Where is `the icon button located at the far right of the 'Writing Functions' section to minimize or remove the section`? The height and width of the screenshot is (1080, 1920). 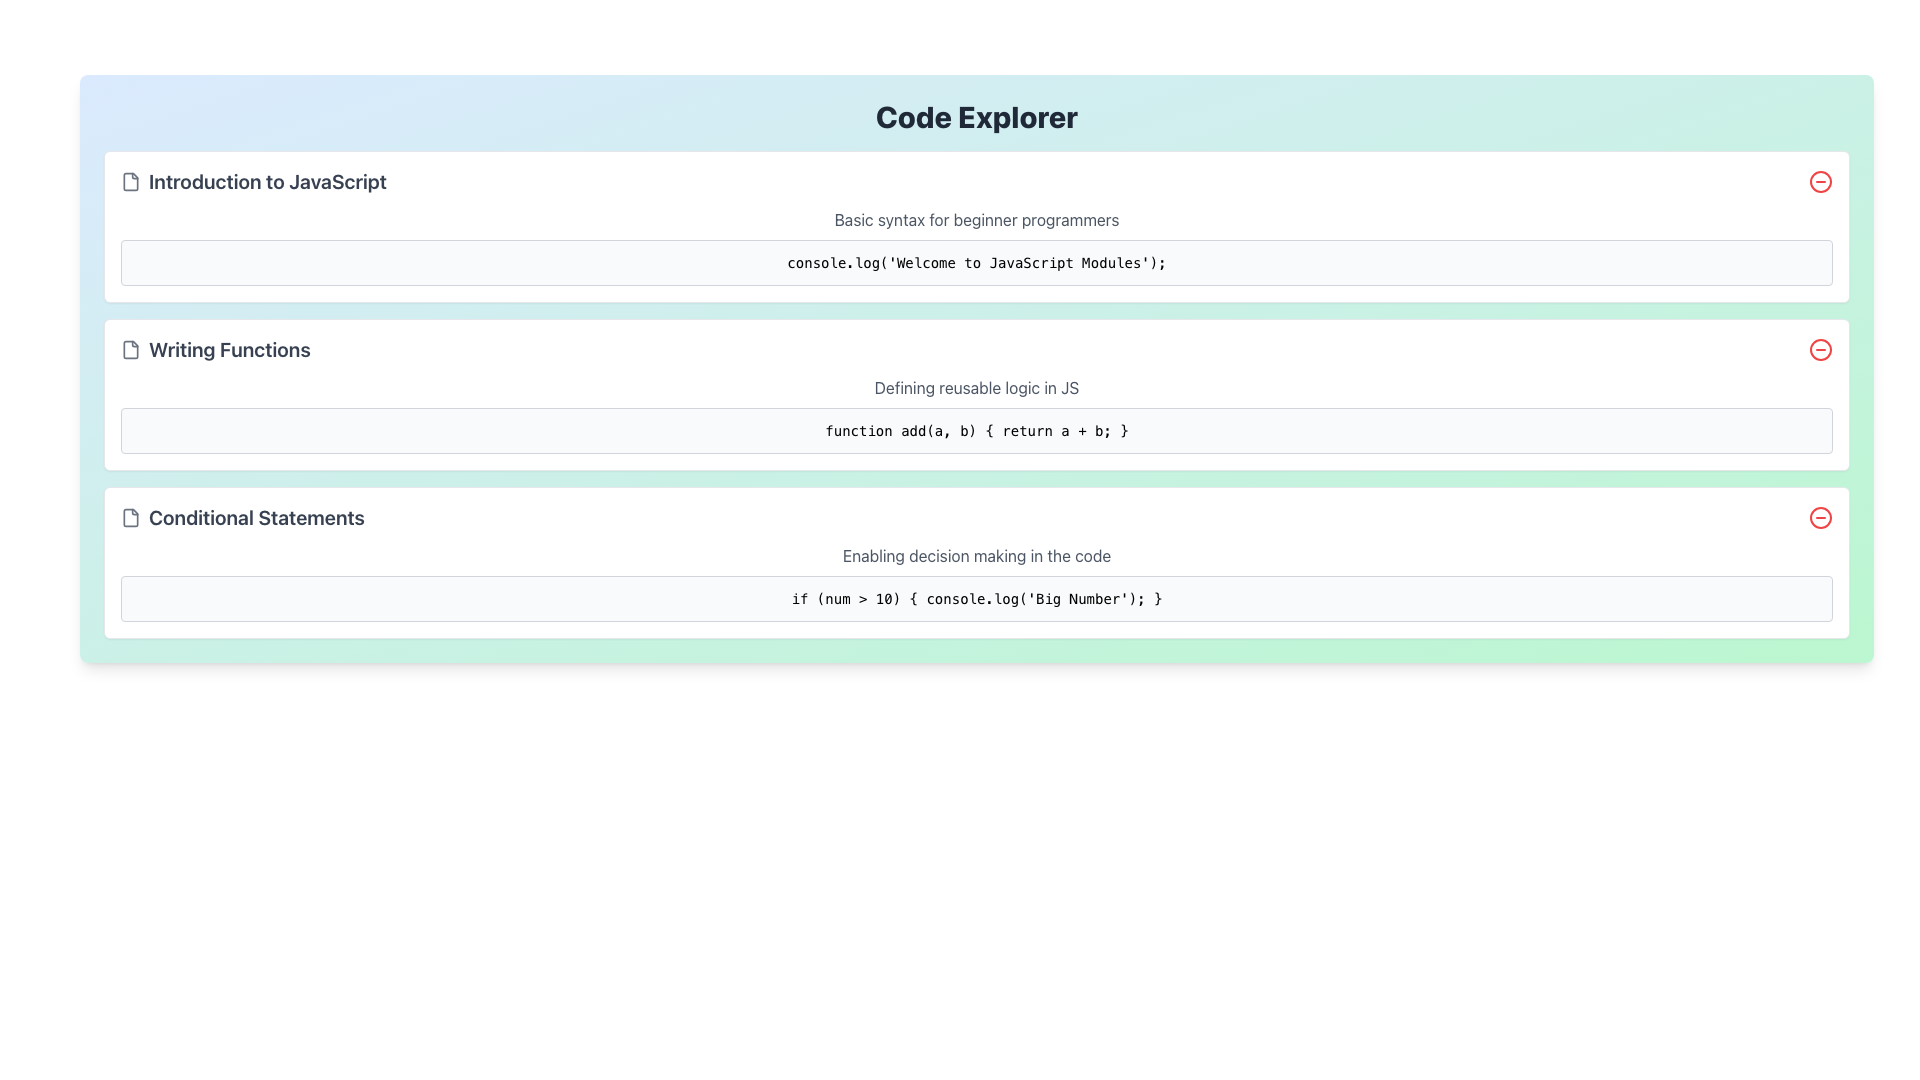 the icon button located at the far right of the 'Writing Functions' section to minimize or remove the section is located at coordinates (1820, 349).